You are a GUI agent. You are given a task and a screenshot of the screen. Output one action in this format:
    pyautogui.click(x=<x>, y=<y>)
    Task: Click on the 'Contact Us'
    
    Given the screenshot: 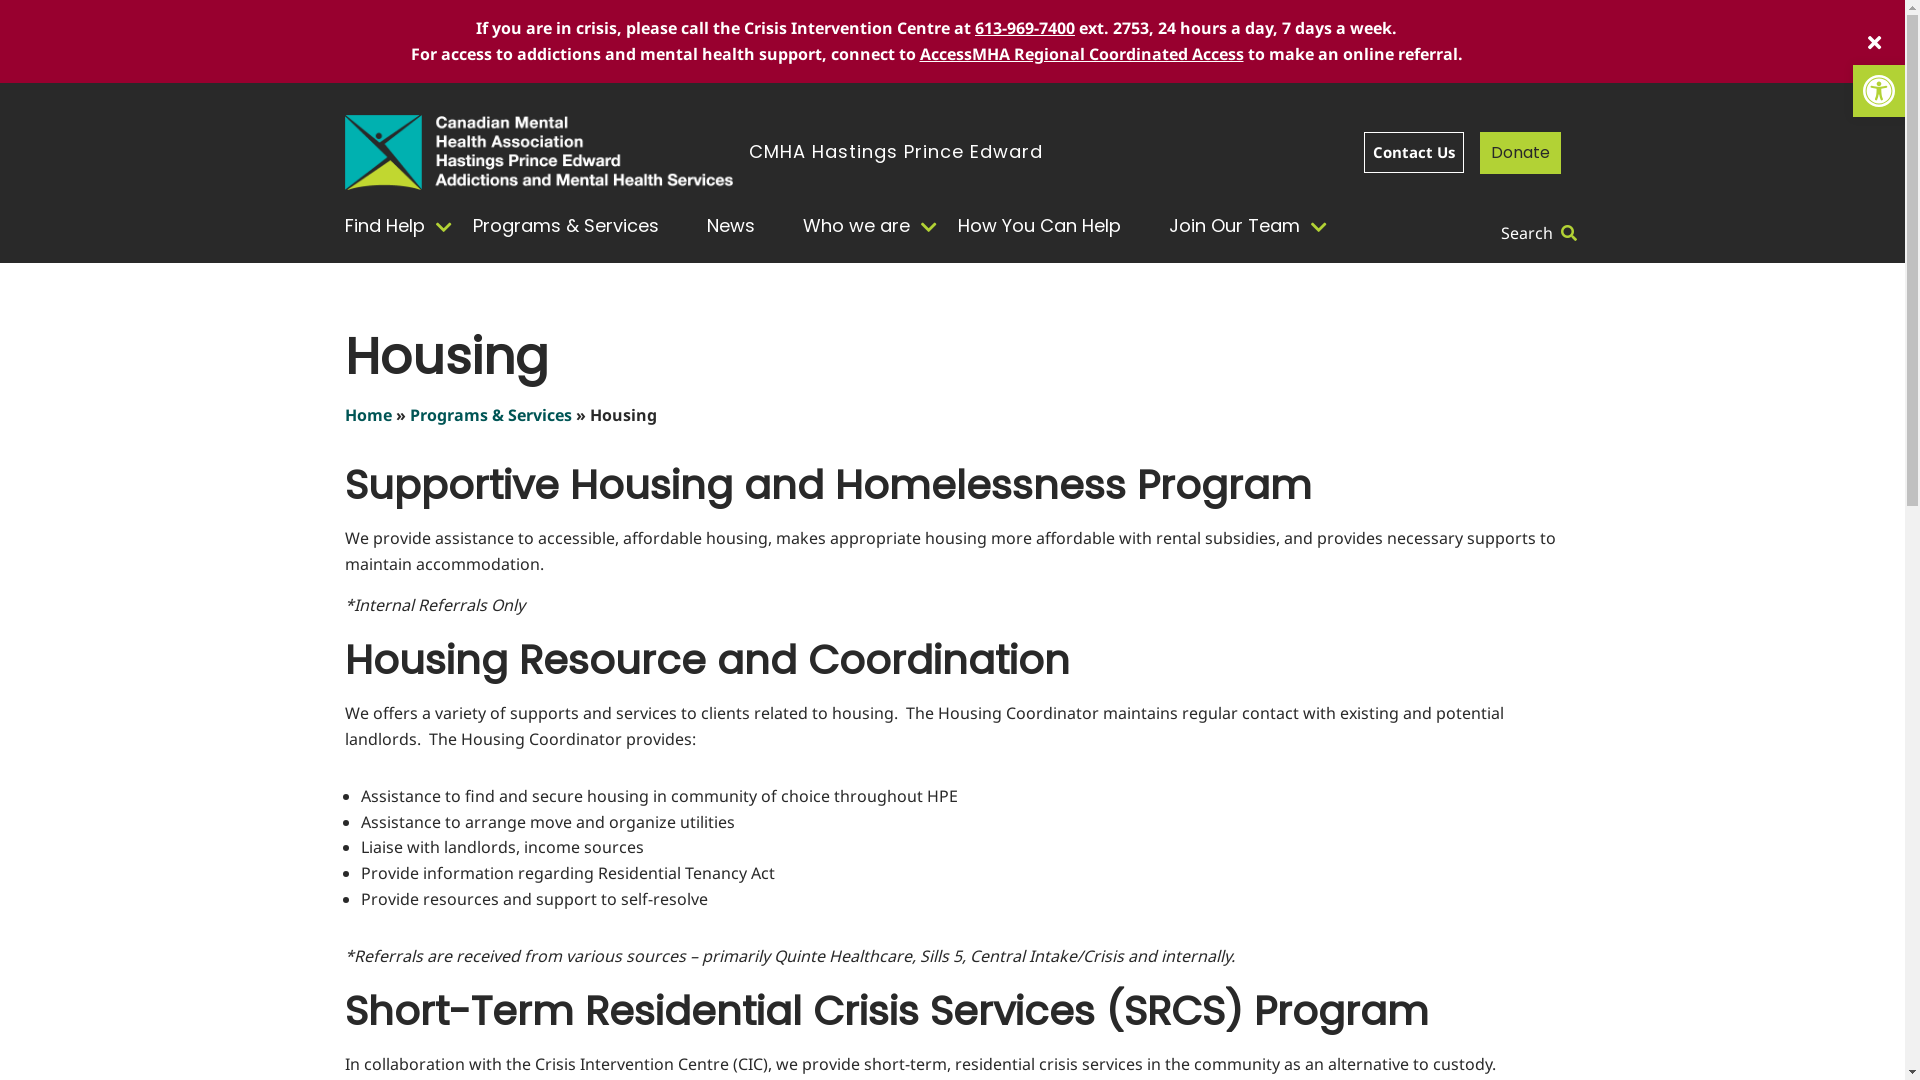 What is the action you would take?
    pyautogui.click(x=1413, y=151)
    